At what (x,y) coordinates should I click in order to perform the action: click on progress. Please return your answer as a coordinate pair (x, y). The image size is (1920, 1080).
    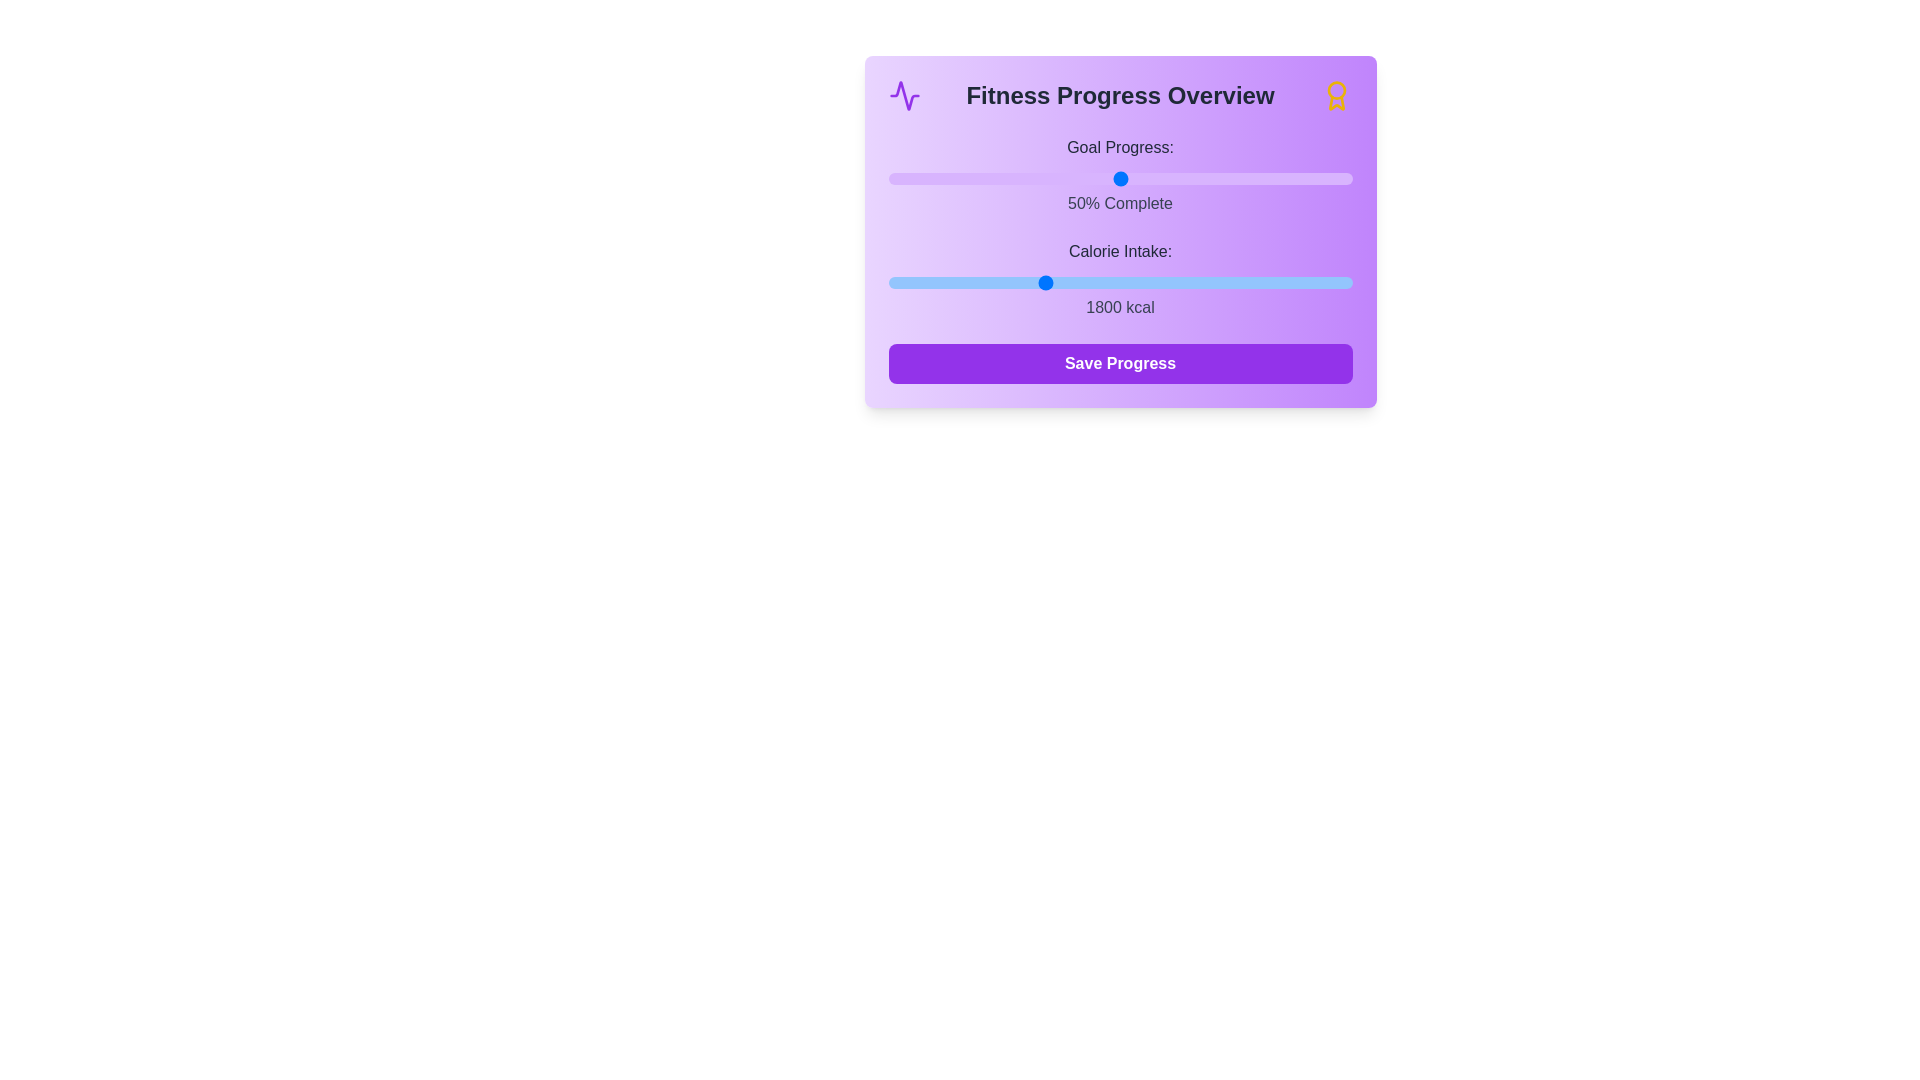
    Looking at the image, I should click on (1329, 177).